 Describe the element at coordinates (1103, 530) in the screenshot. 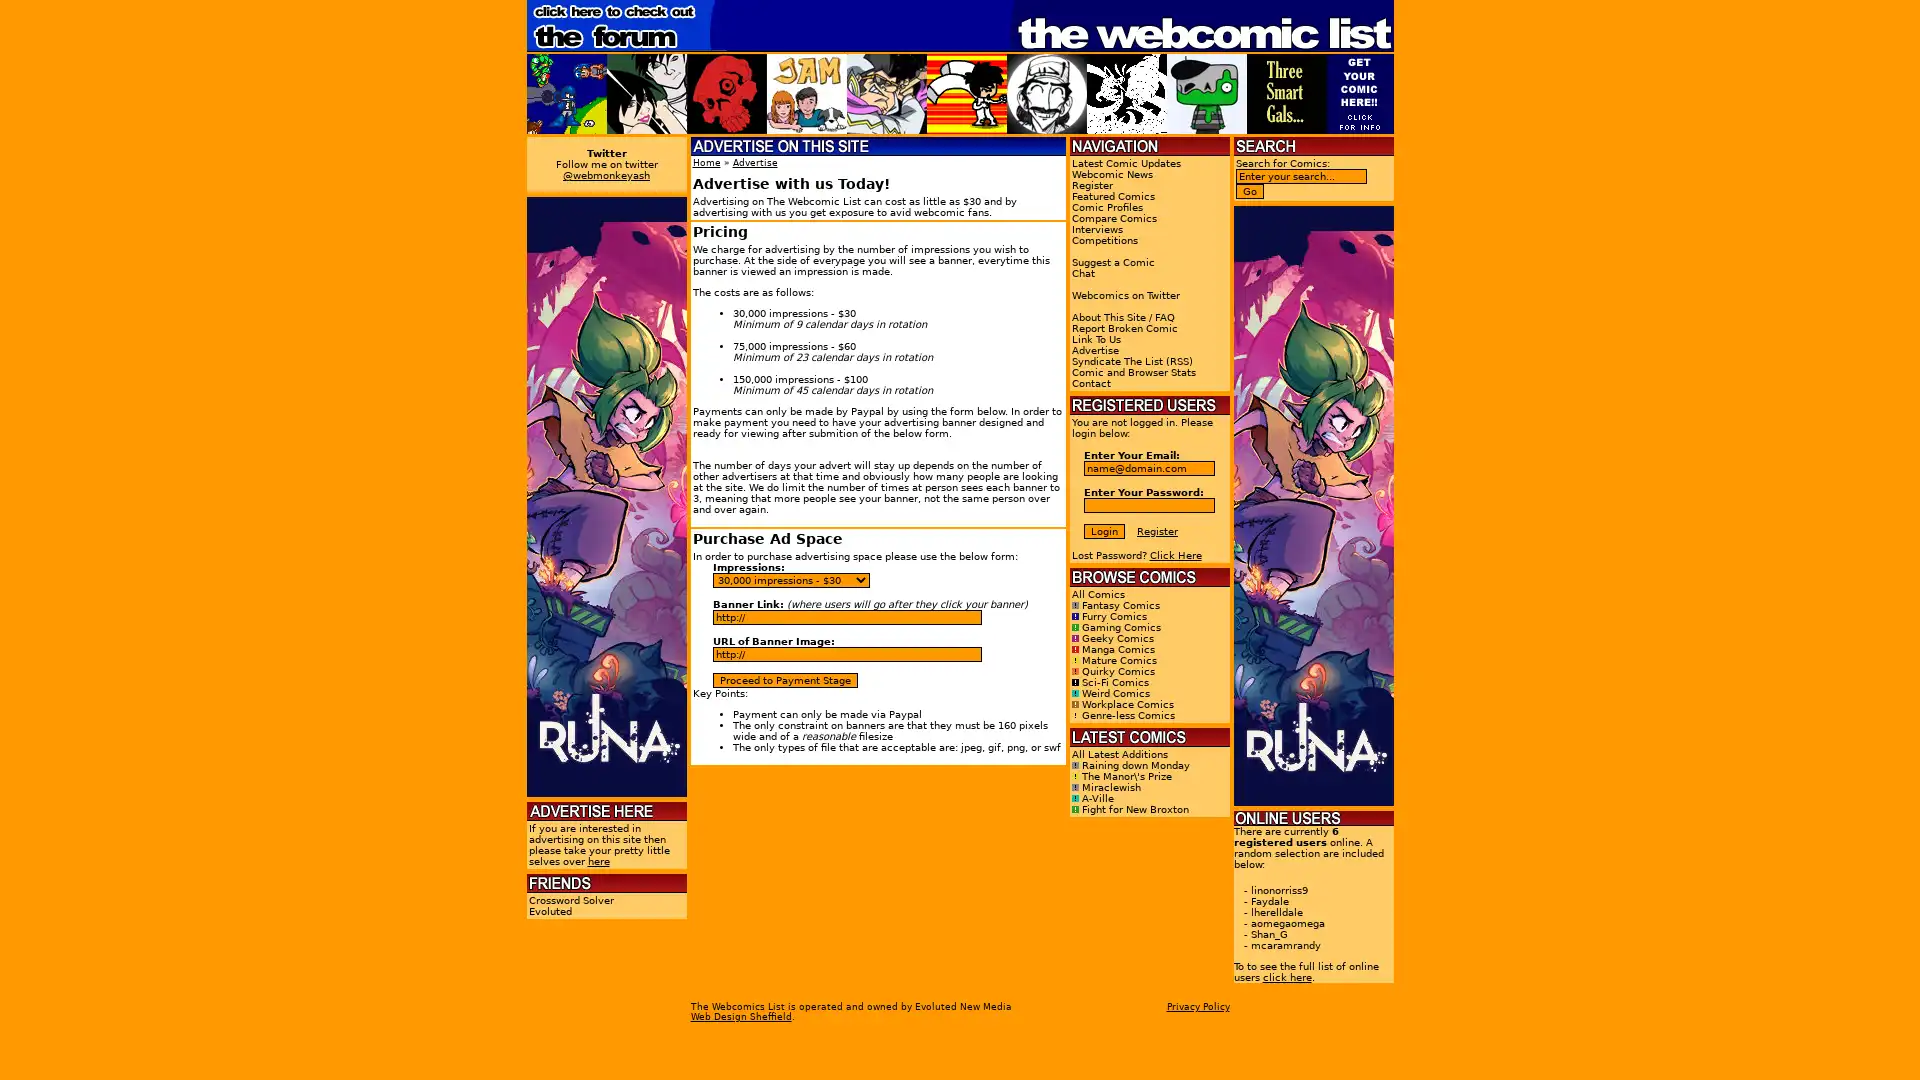

I see `Login` at that location.